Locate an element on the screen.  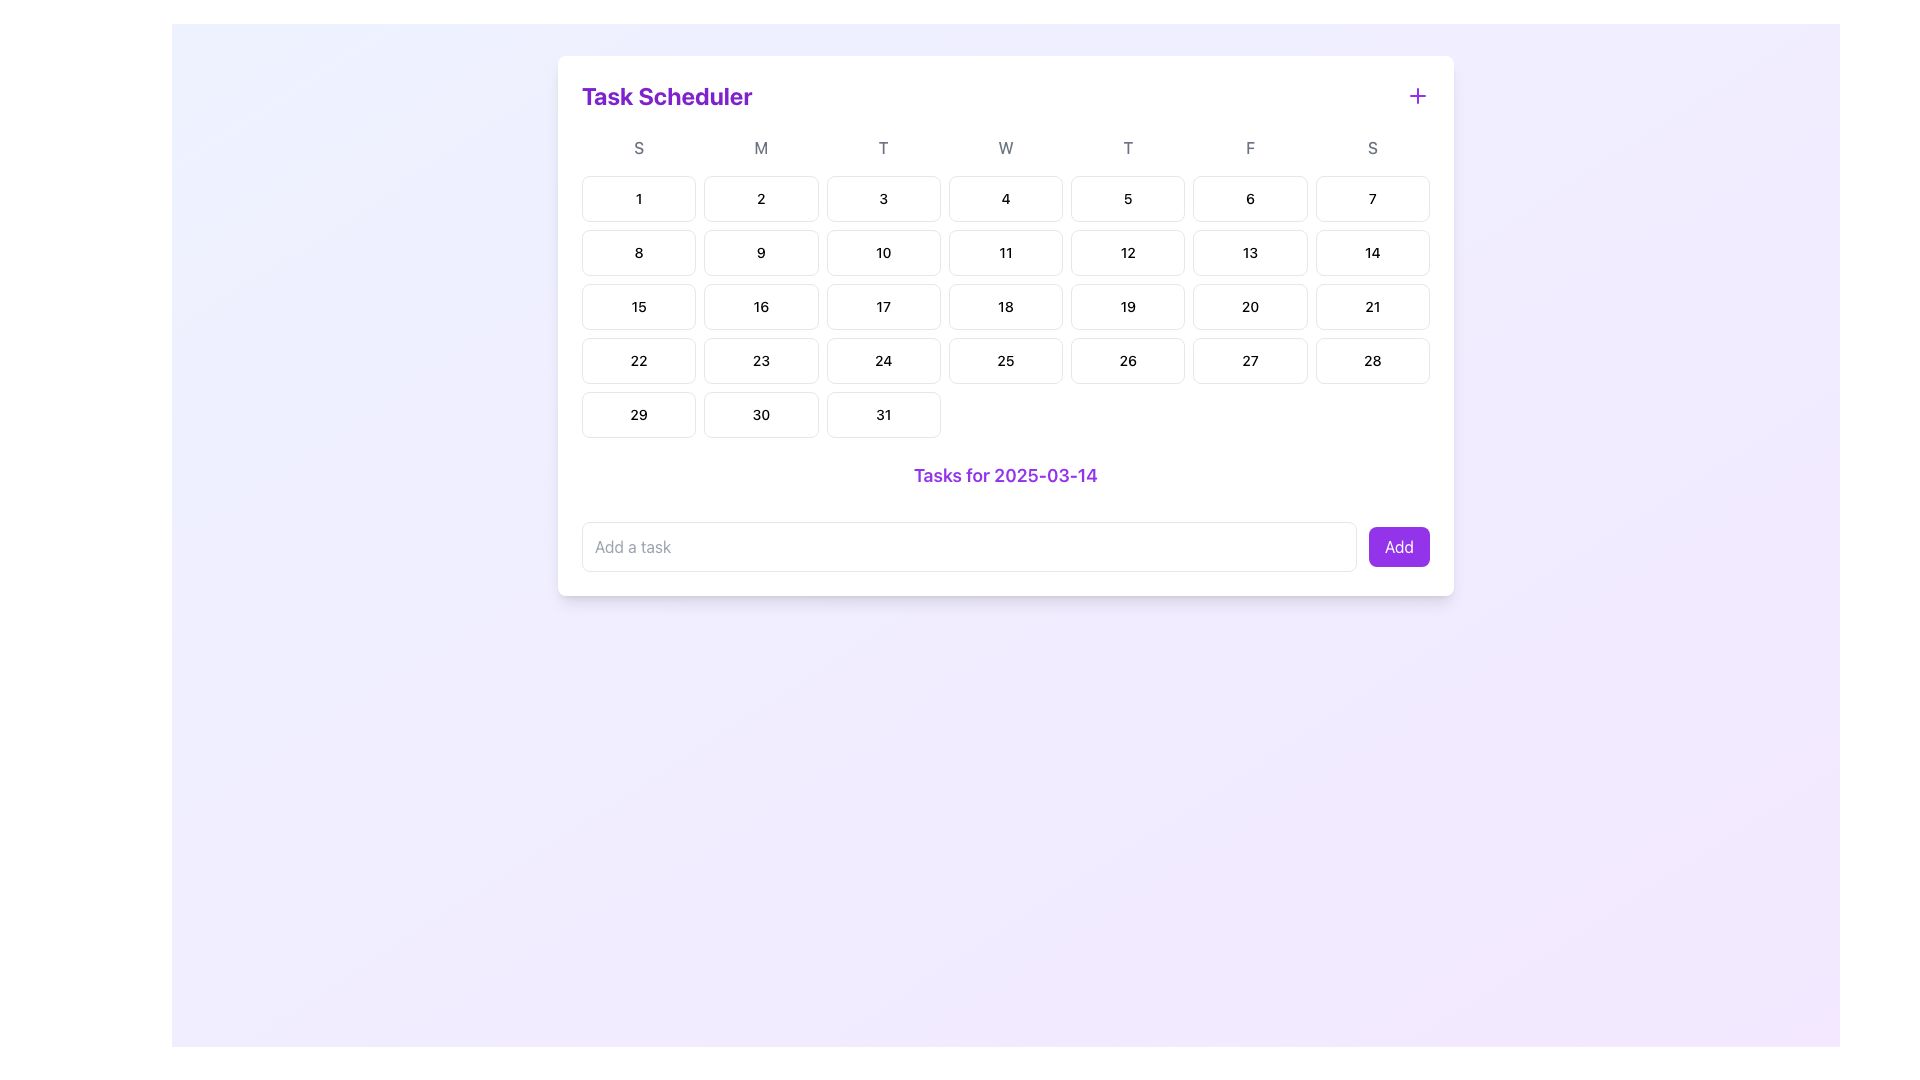
the button representing the 15th day of the month in the calendar interface is located at coordinates (638, 307).